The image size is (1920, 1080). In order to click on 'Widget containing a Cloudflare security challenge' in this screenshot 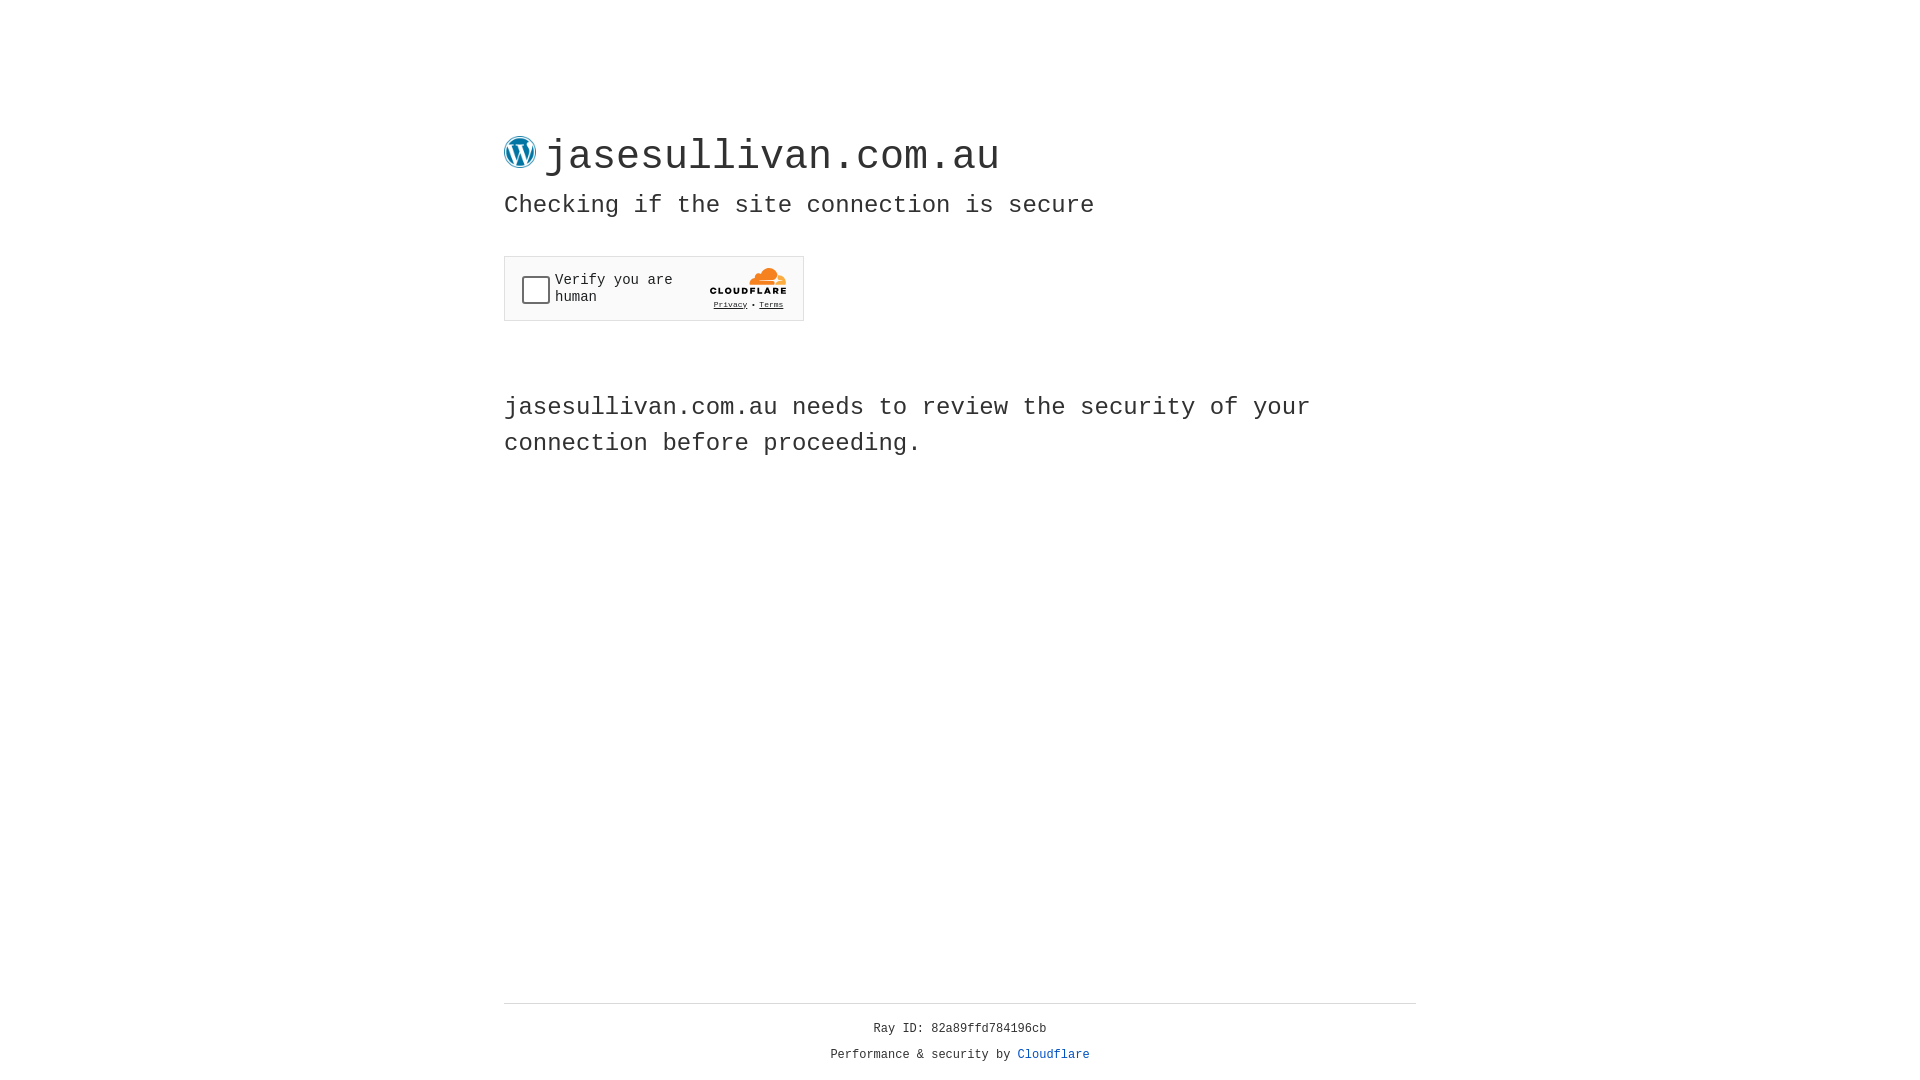, I will do `click(653, 288)`.